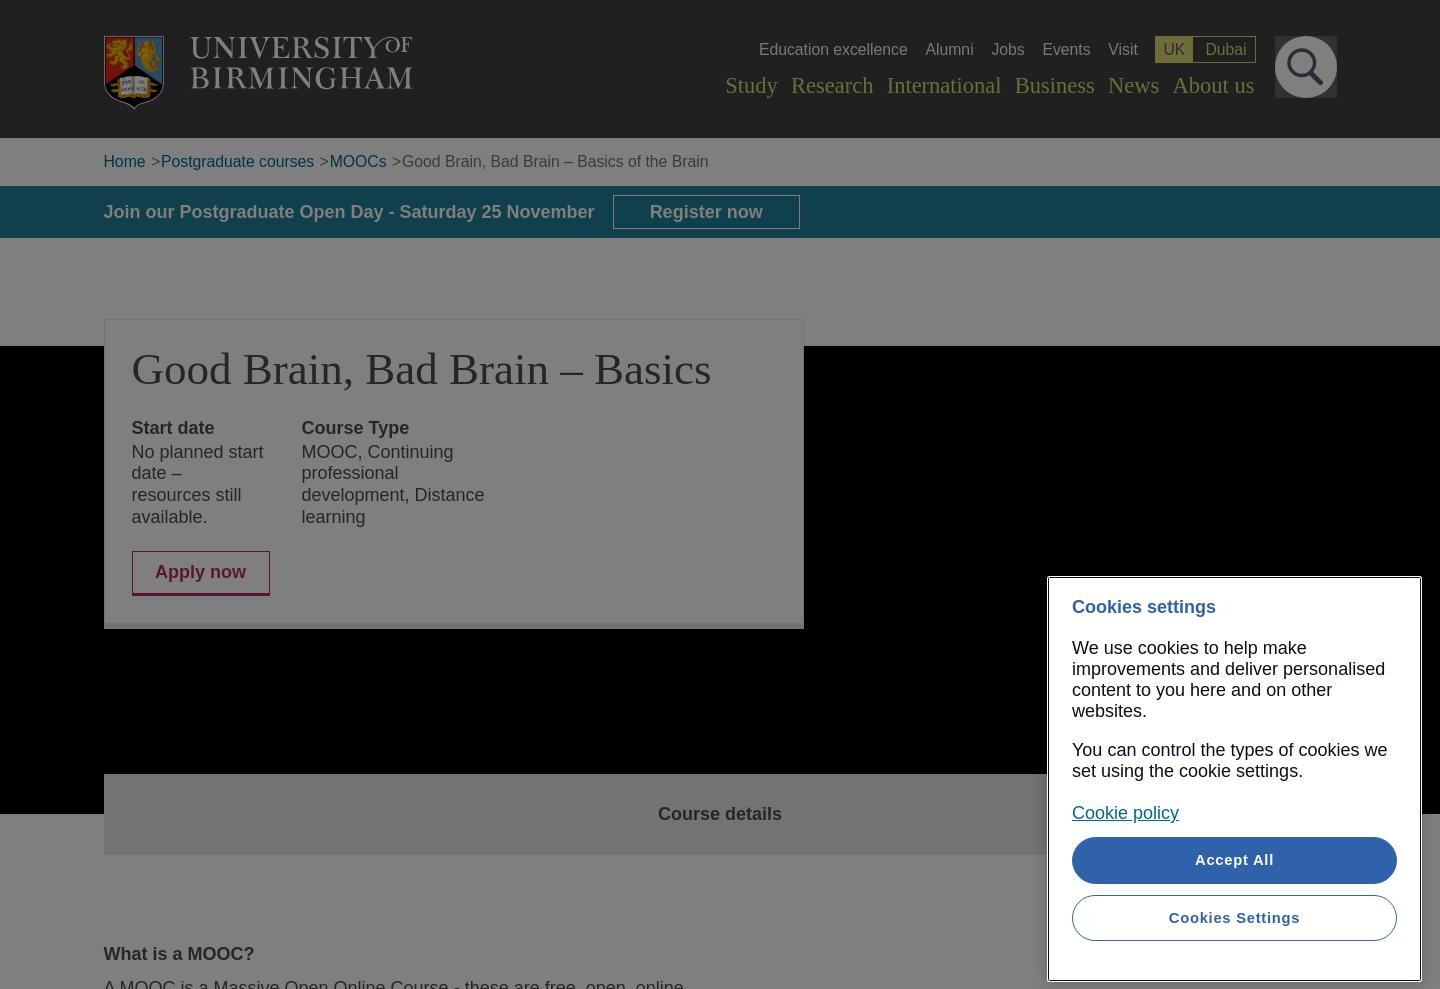 This screenshot has width=1440, height=989. Describe the element at coordinates (177, 953) in the screenshot. I see `'What is a MOOC?'` at that location.